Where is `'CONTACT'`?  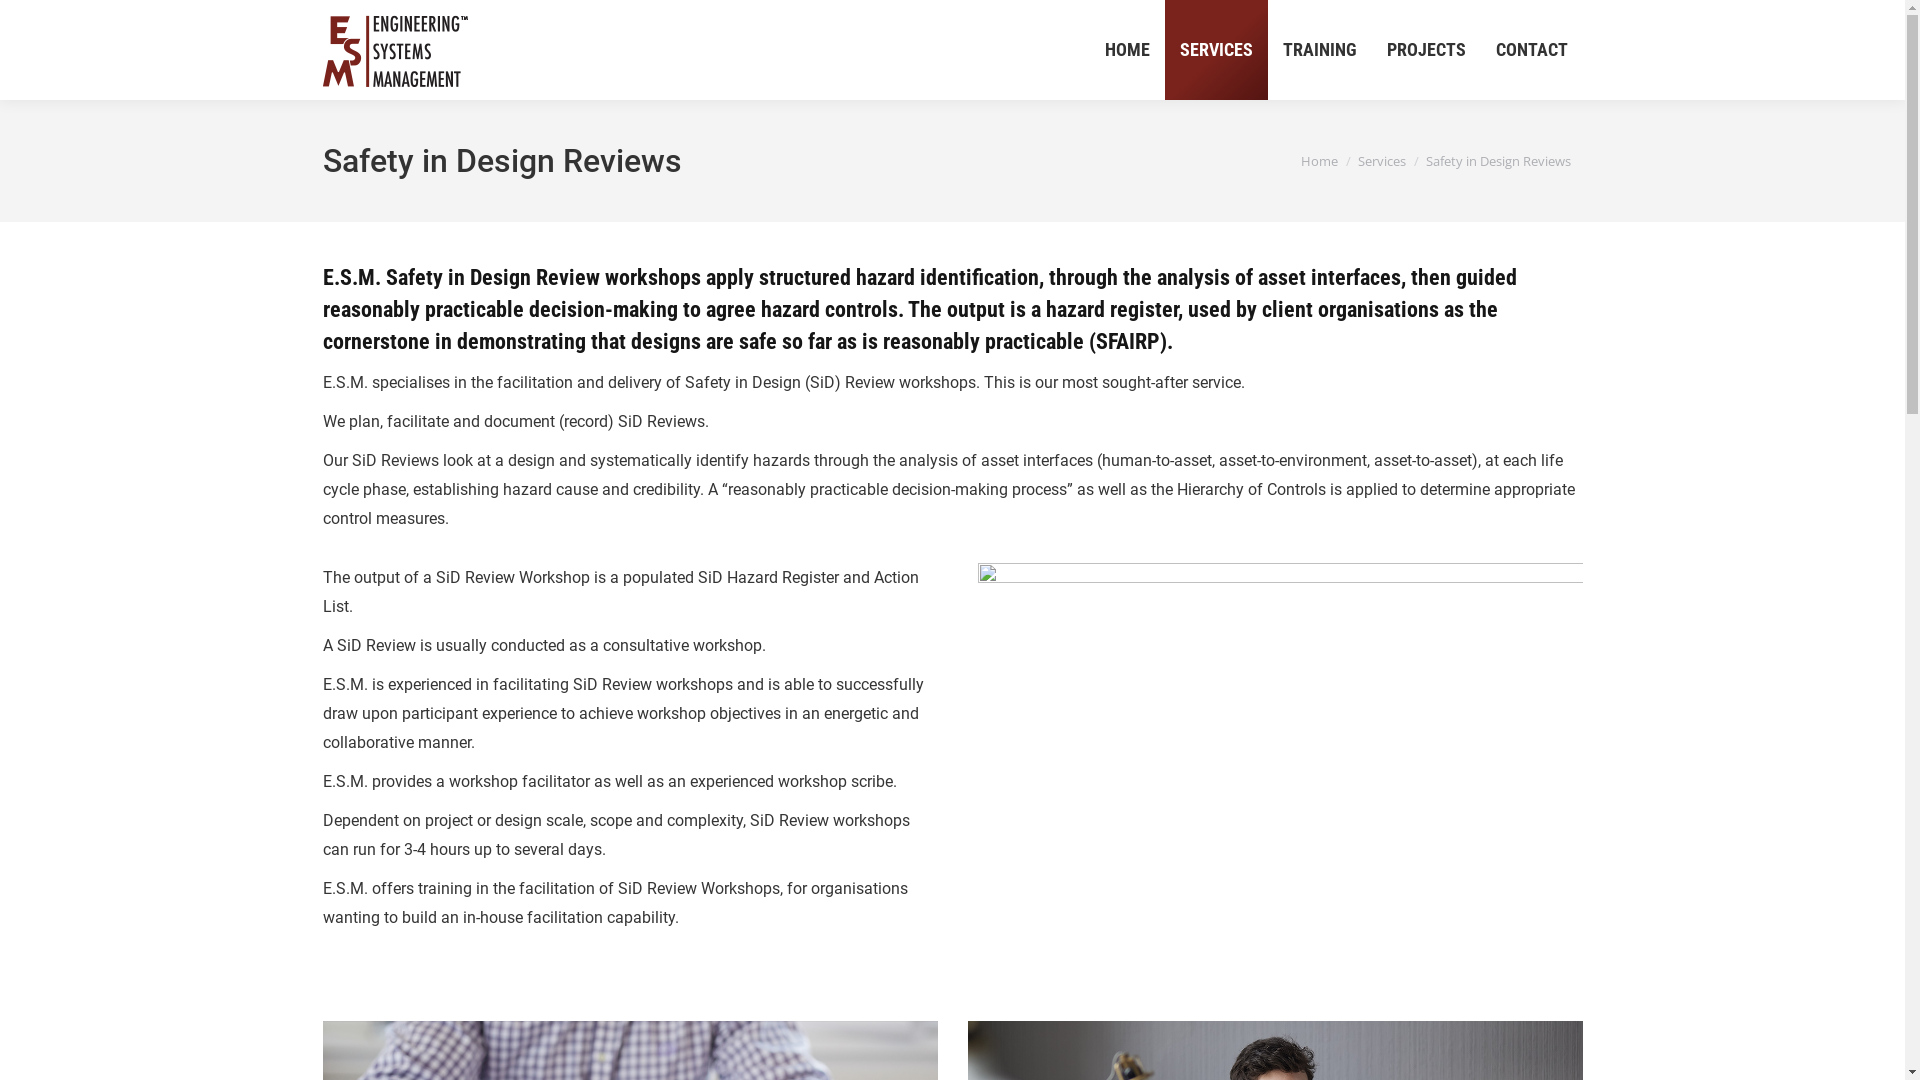
'CONTACT' is located at coordinates (1479, 49).